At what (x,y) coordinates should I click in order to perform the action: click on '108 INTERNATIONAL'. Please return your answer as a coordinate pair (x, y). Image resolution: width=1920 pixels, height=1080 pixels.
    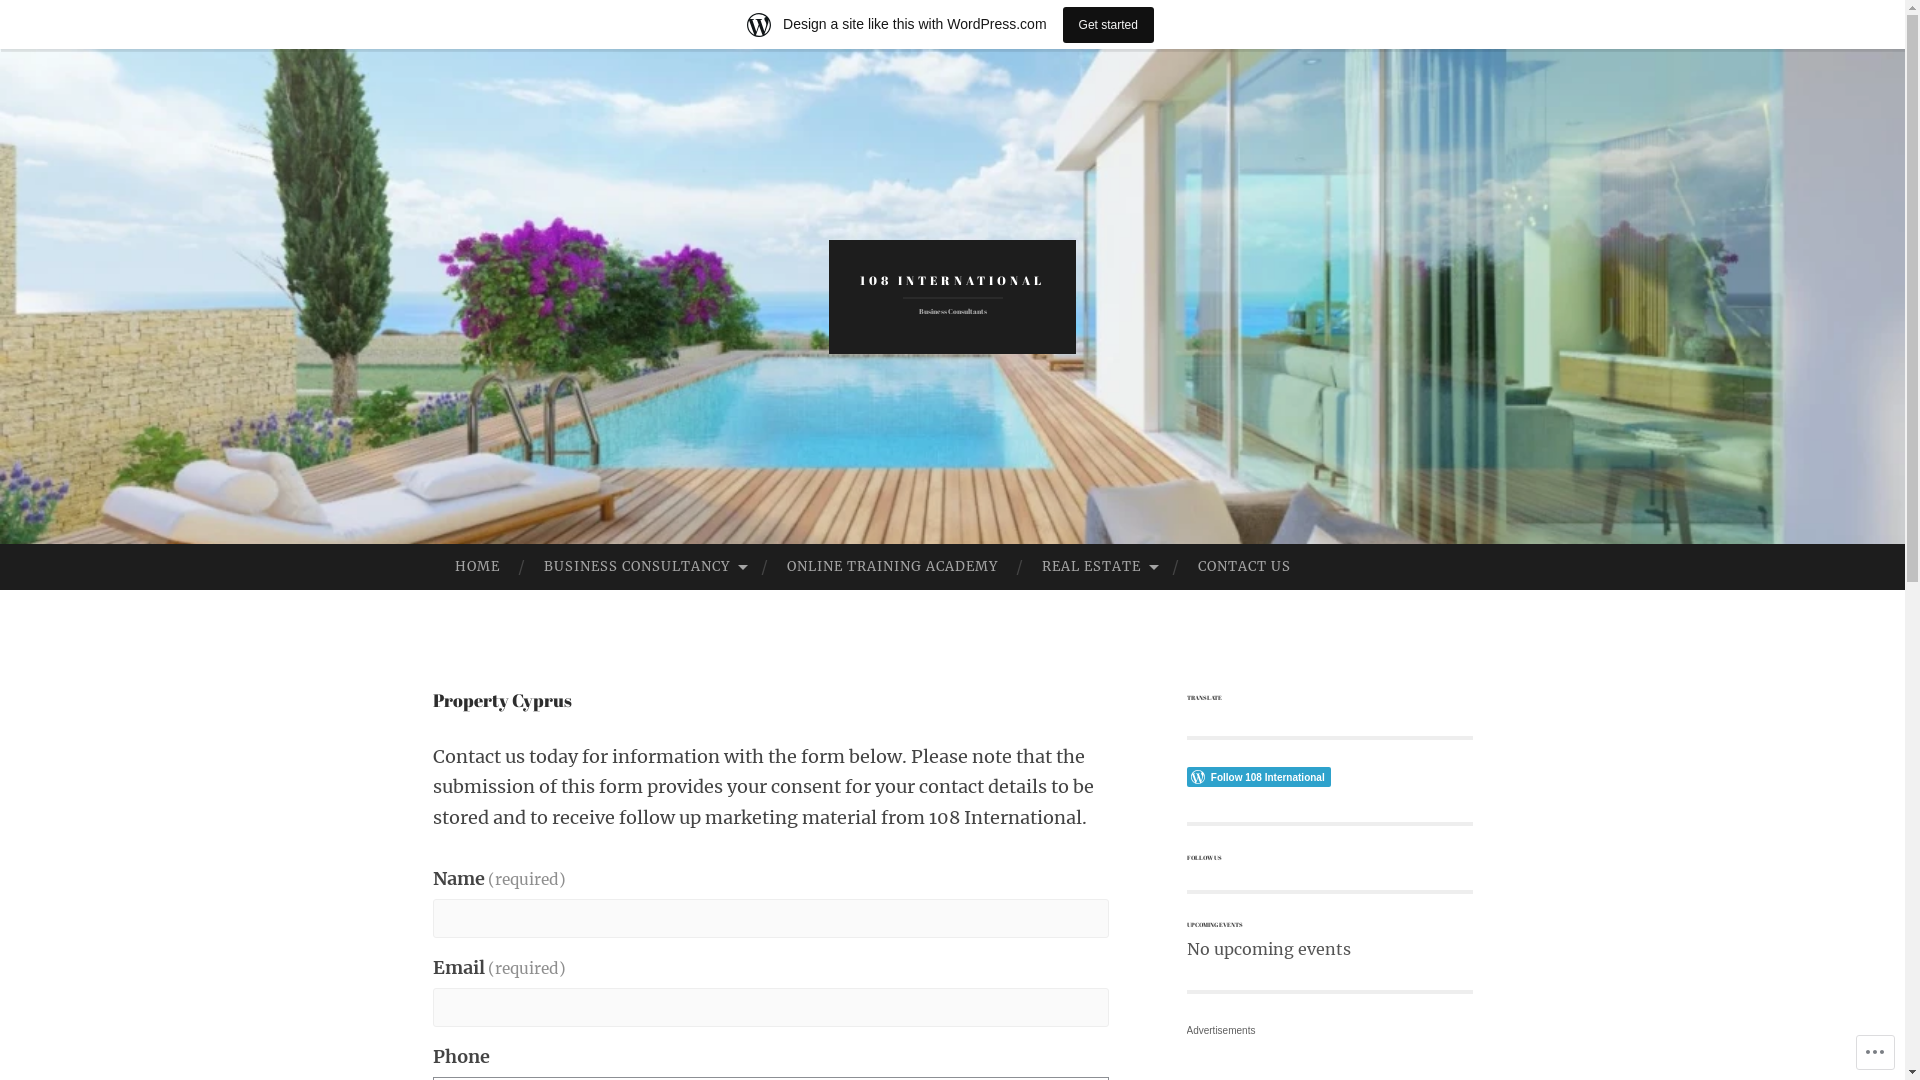
    Looking at the image, I should click on (951, 280).